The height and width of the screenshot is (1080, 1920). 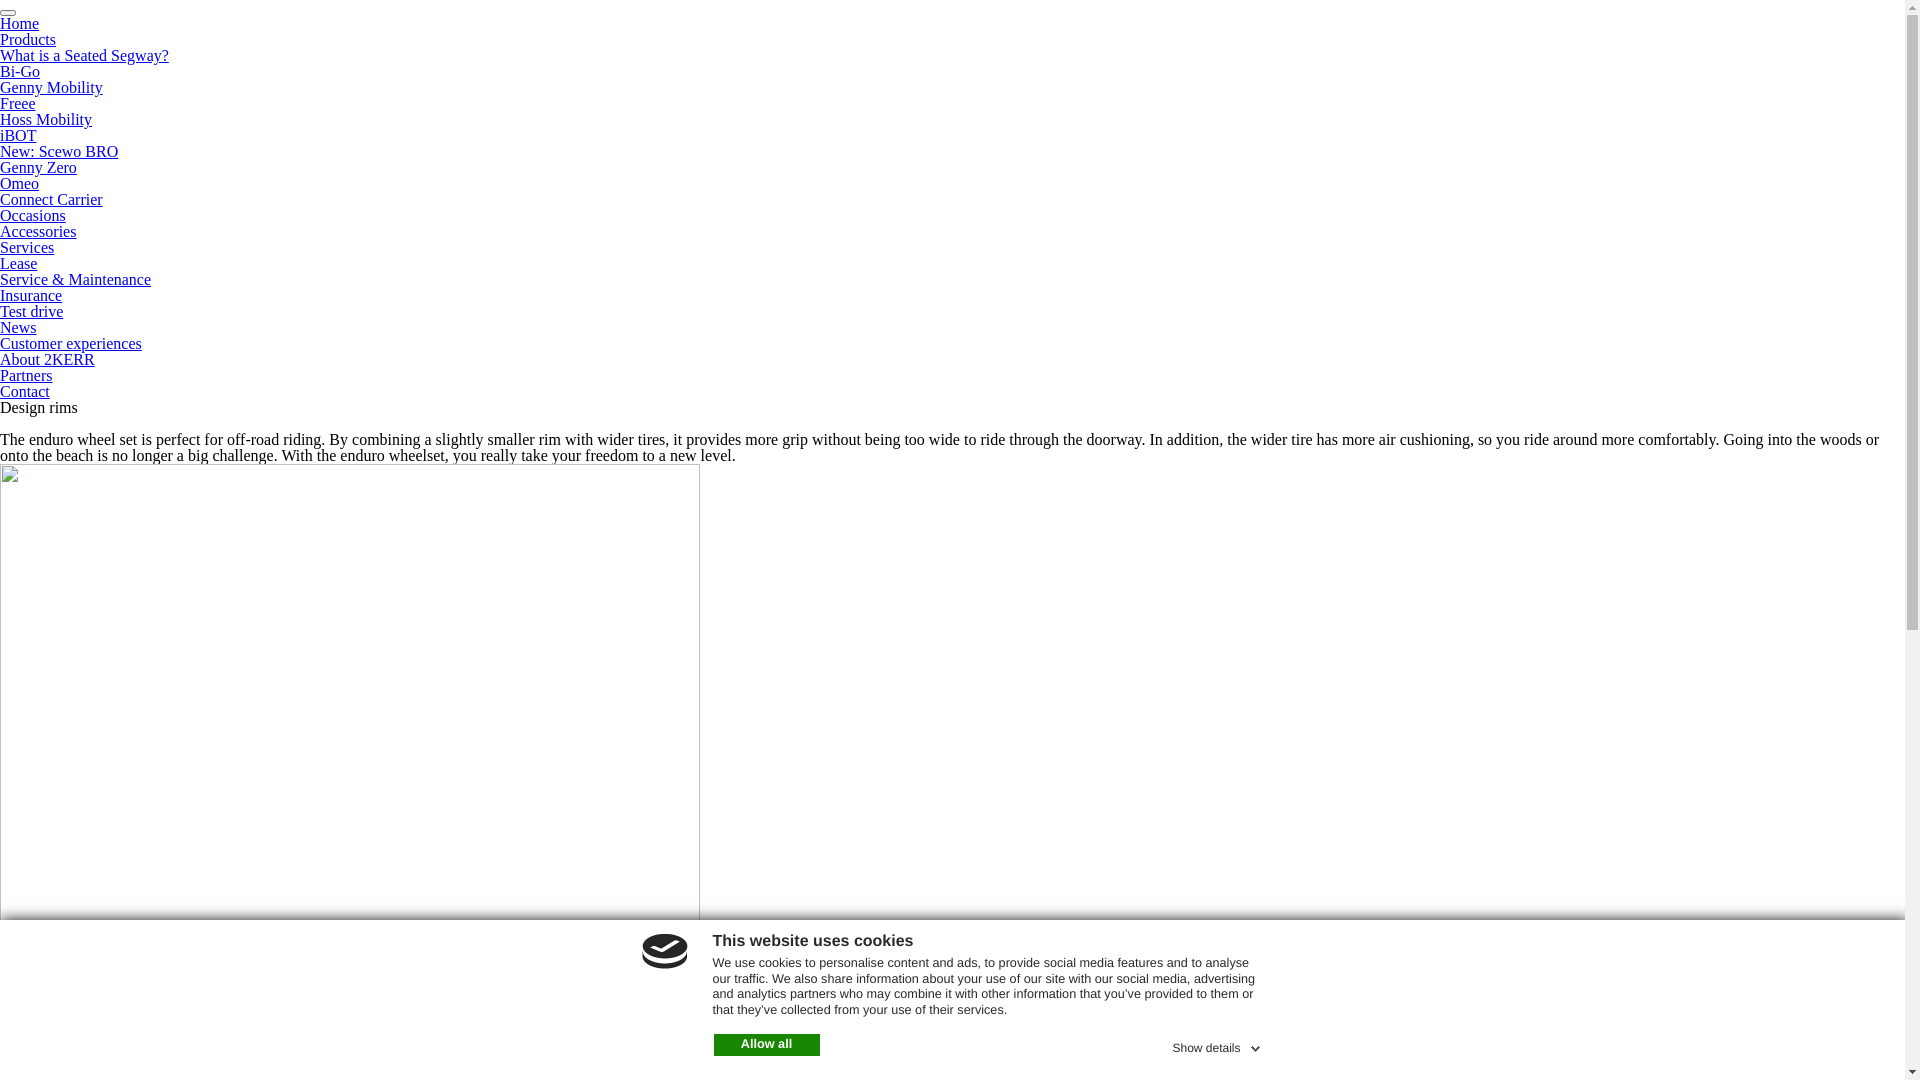 I want to click on 'News', so click(x=18, y=326).